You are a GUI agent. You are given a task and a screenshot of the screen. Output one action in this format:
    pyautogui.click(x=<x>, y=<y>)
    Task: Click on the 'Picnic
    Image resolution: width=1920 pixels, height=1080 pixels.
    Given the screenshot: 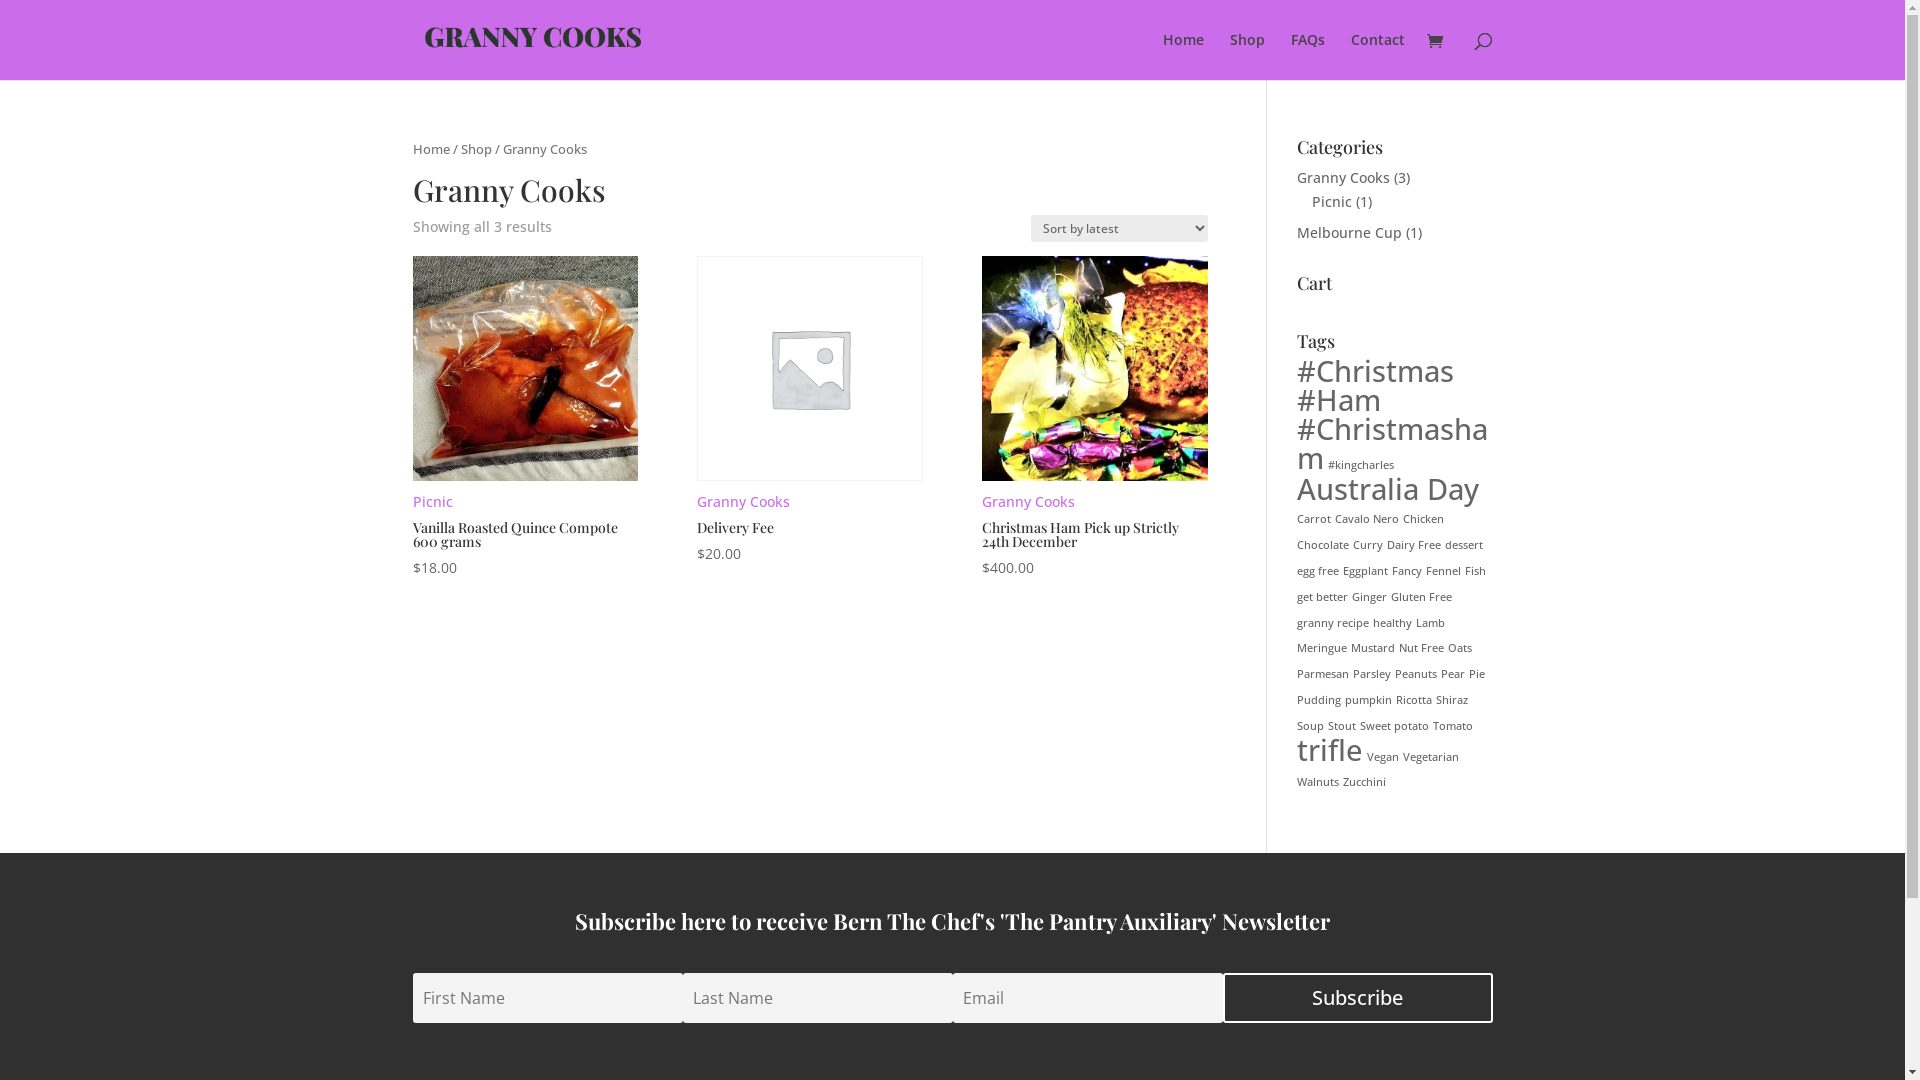 What is the action you would take?
    pyautogui.click(x=524, y=416)
    